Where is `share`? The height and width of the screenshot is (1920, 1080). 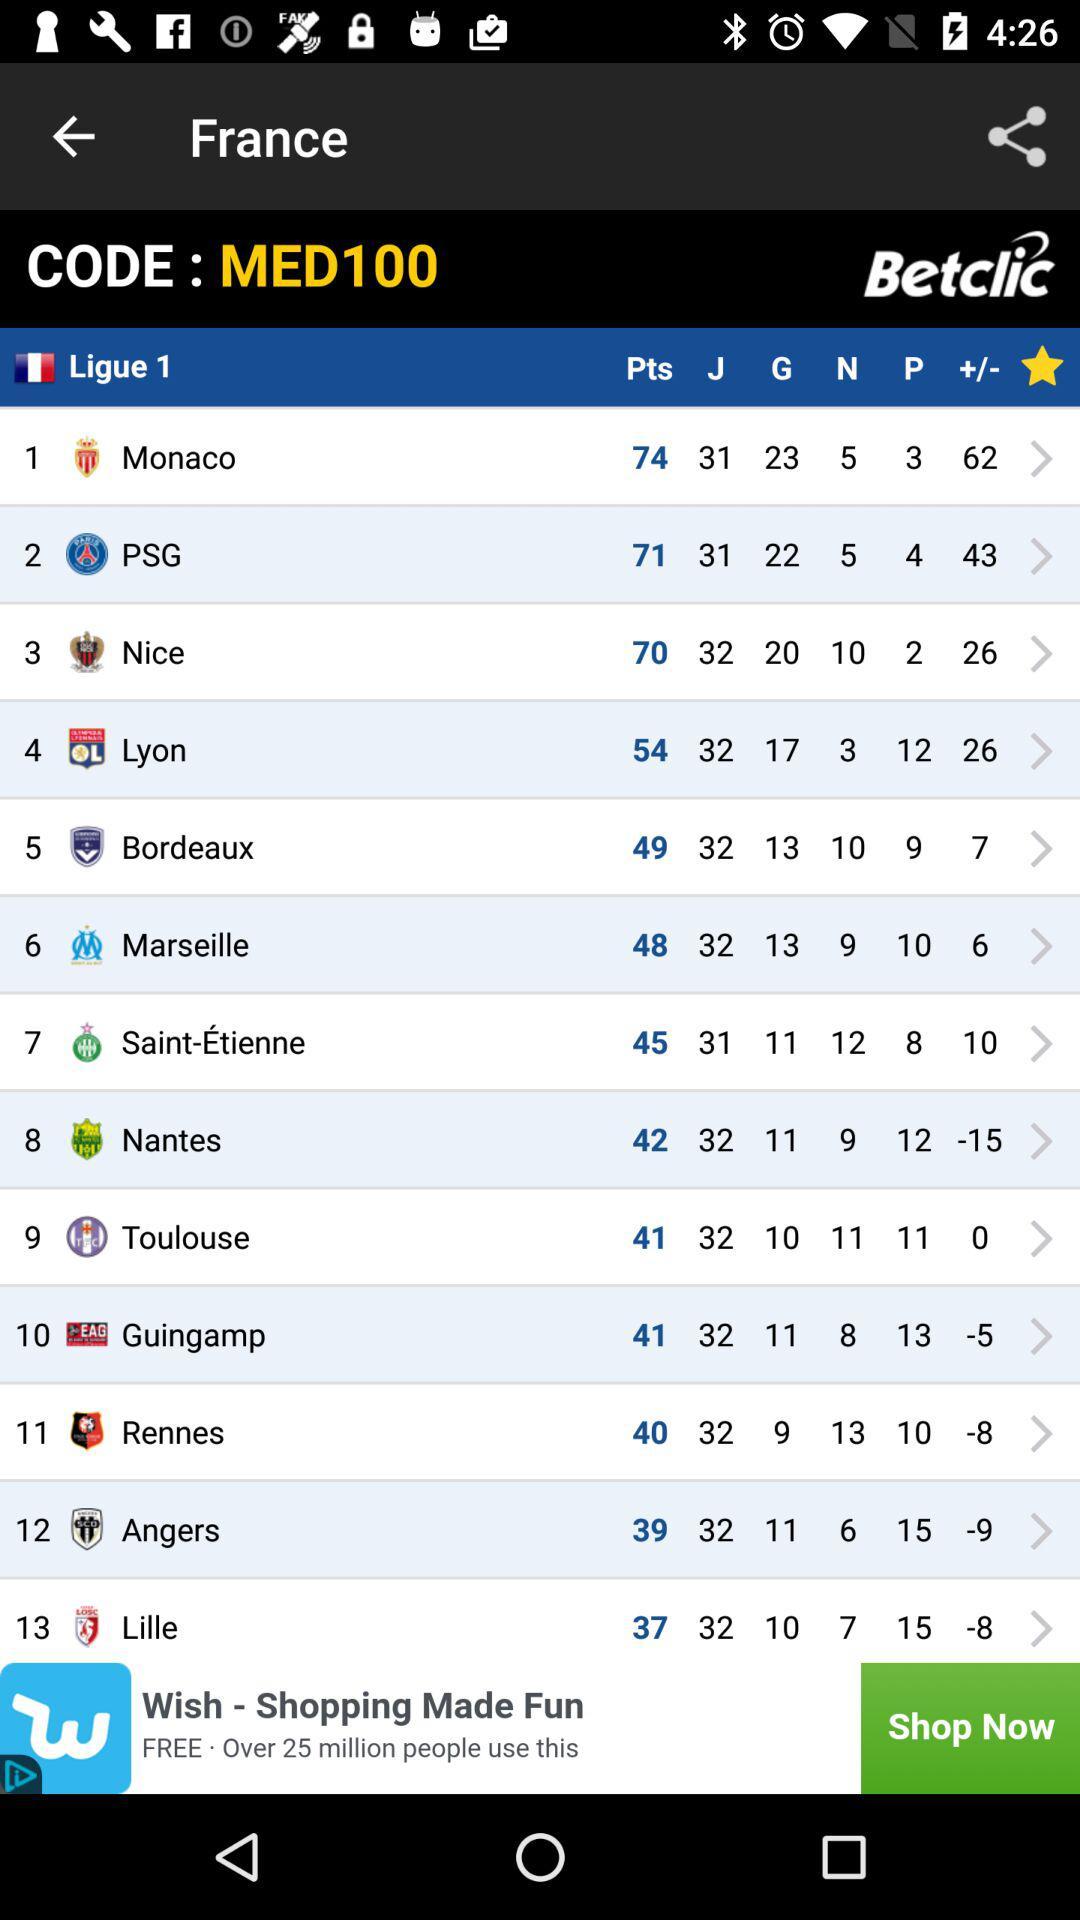
share is located at coordinates (1017, 135).